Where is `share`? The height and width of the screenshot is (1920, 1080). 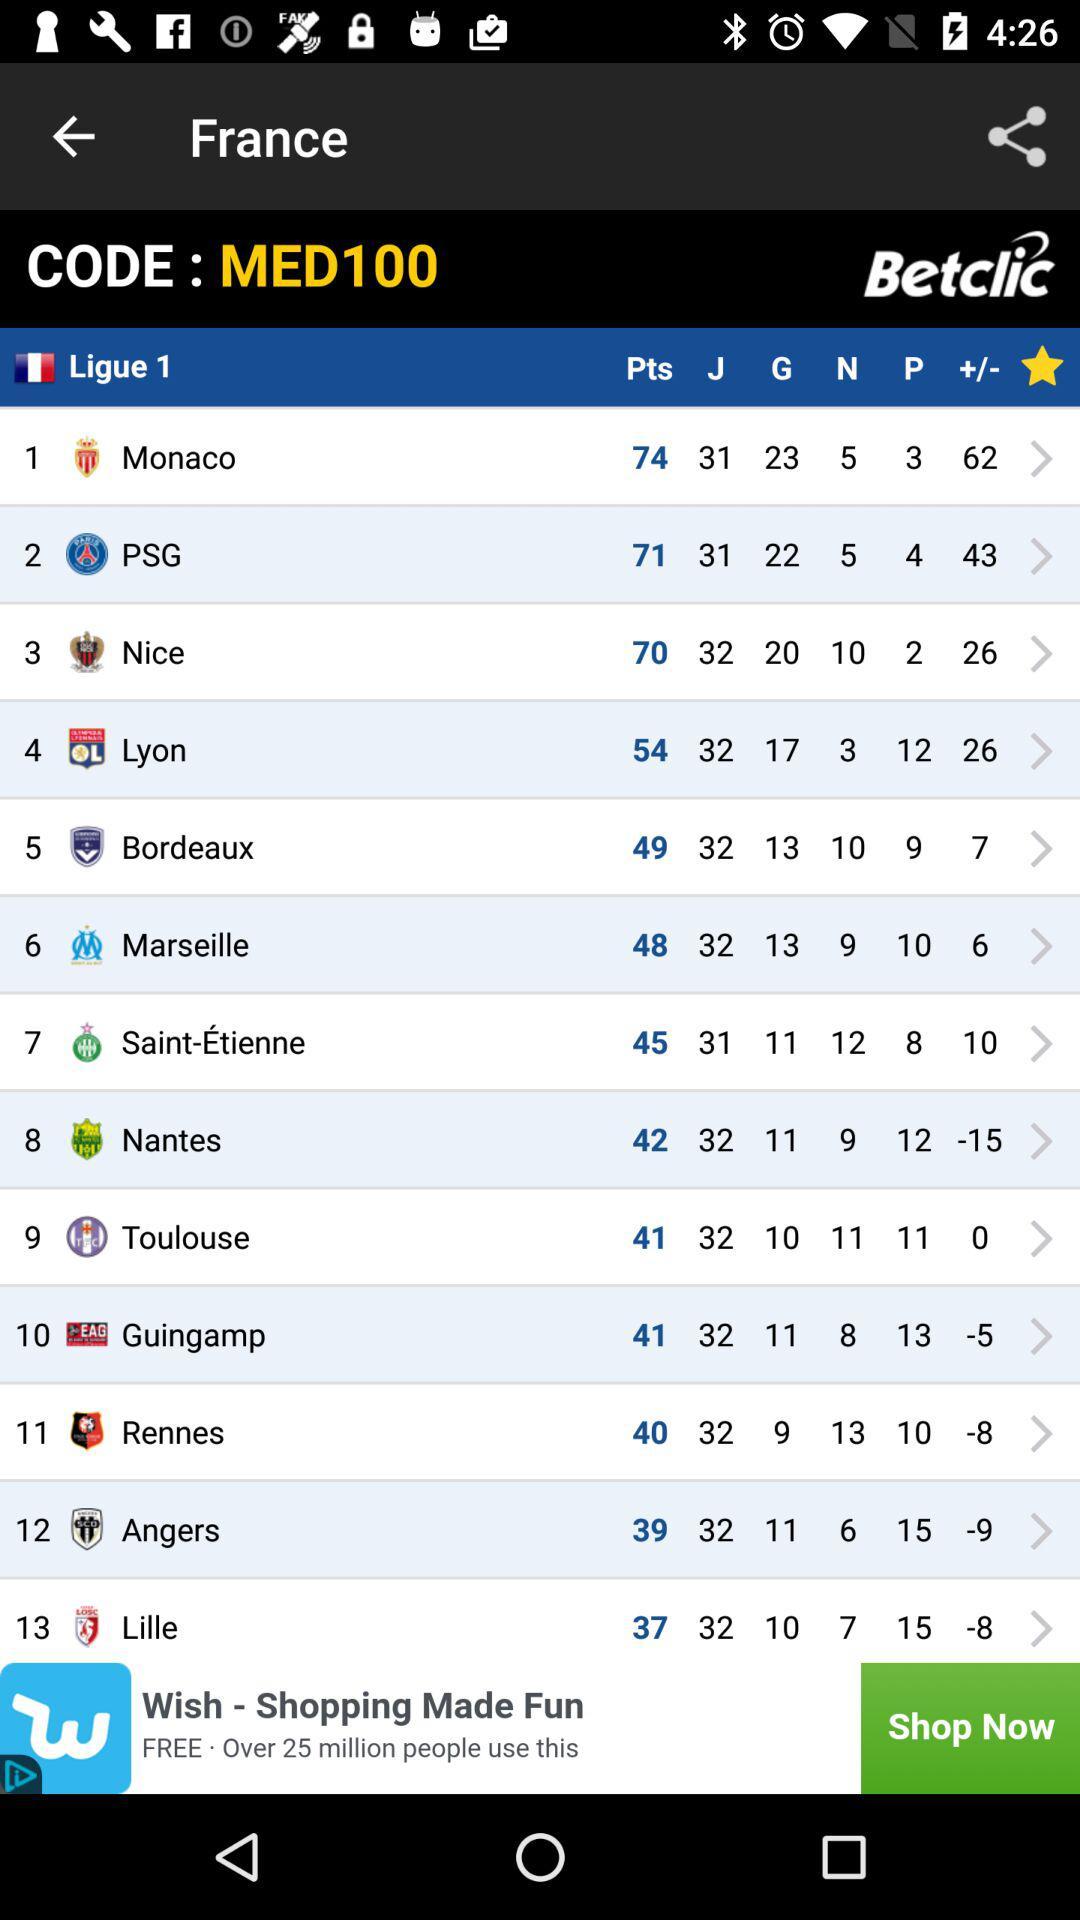
share is located at coordinates (1017, 135).